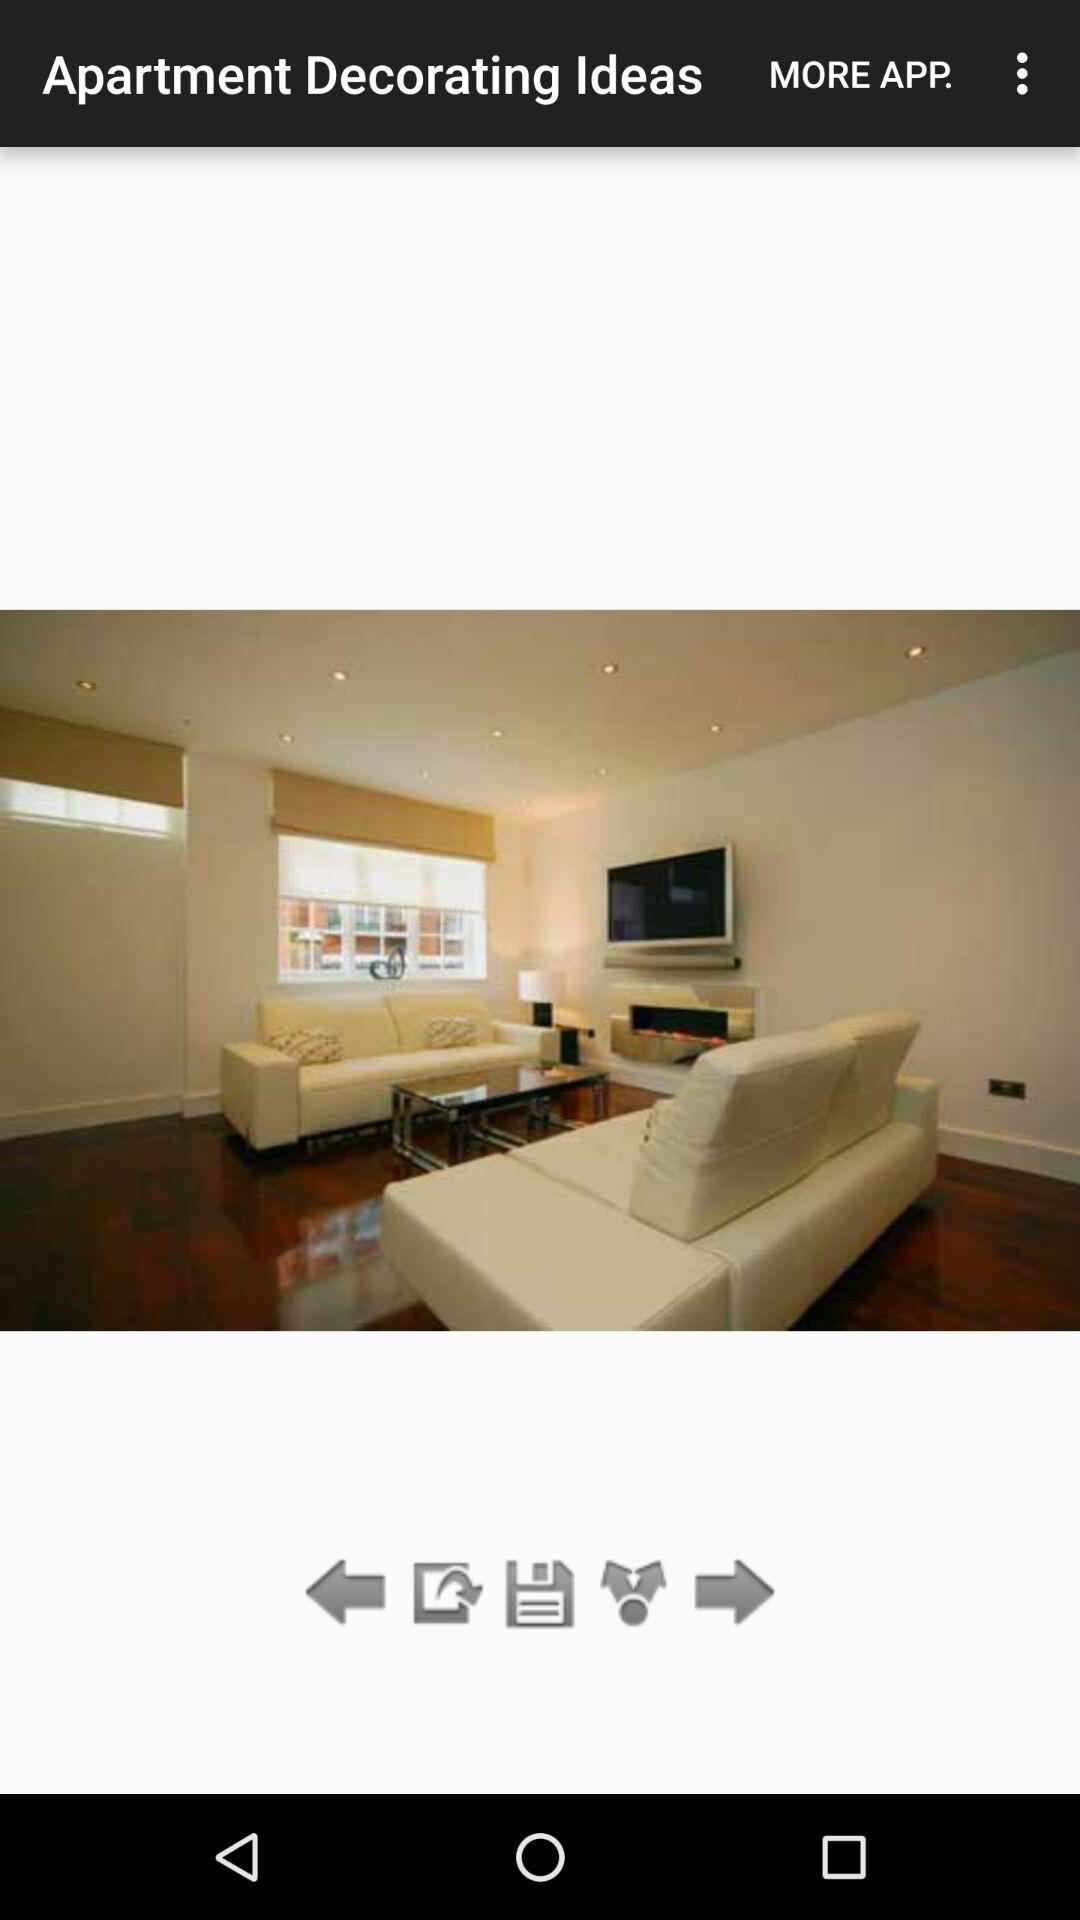  I want to click on the launch icon, so click(444, 1593).